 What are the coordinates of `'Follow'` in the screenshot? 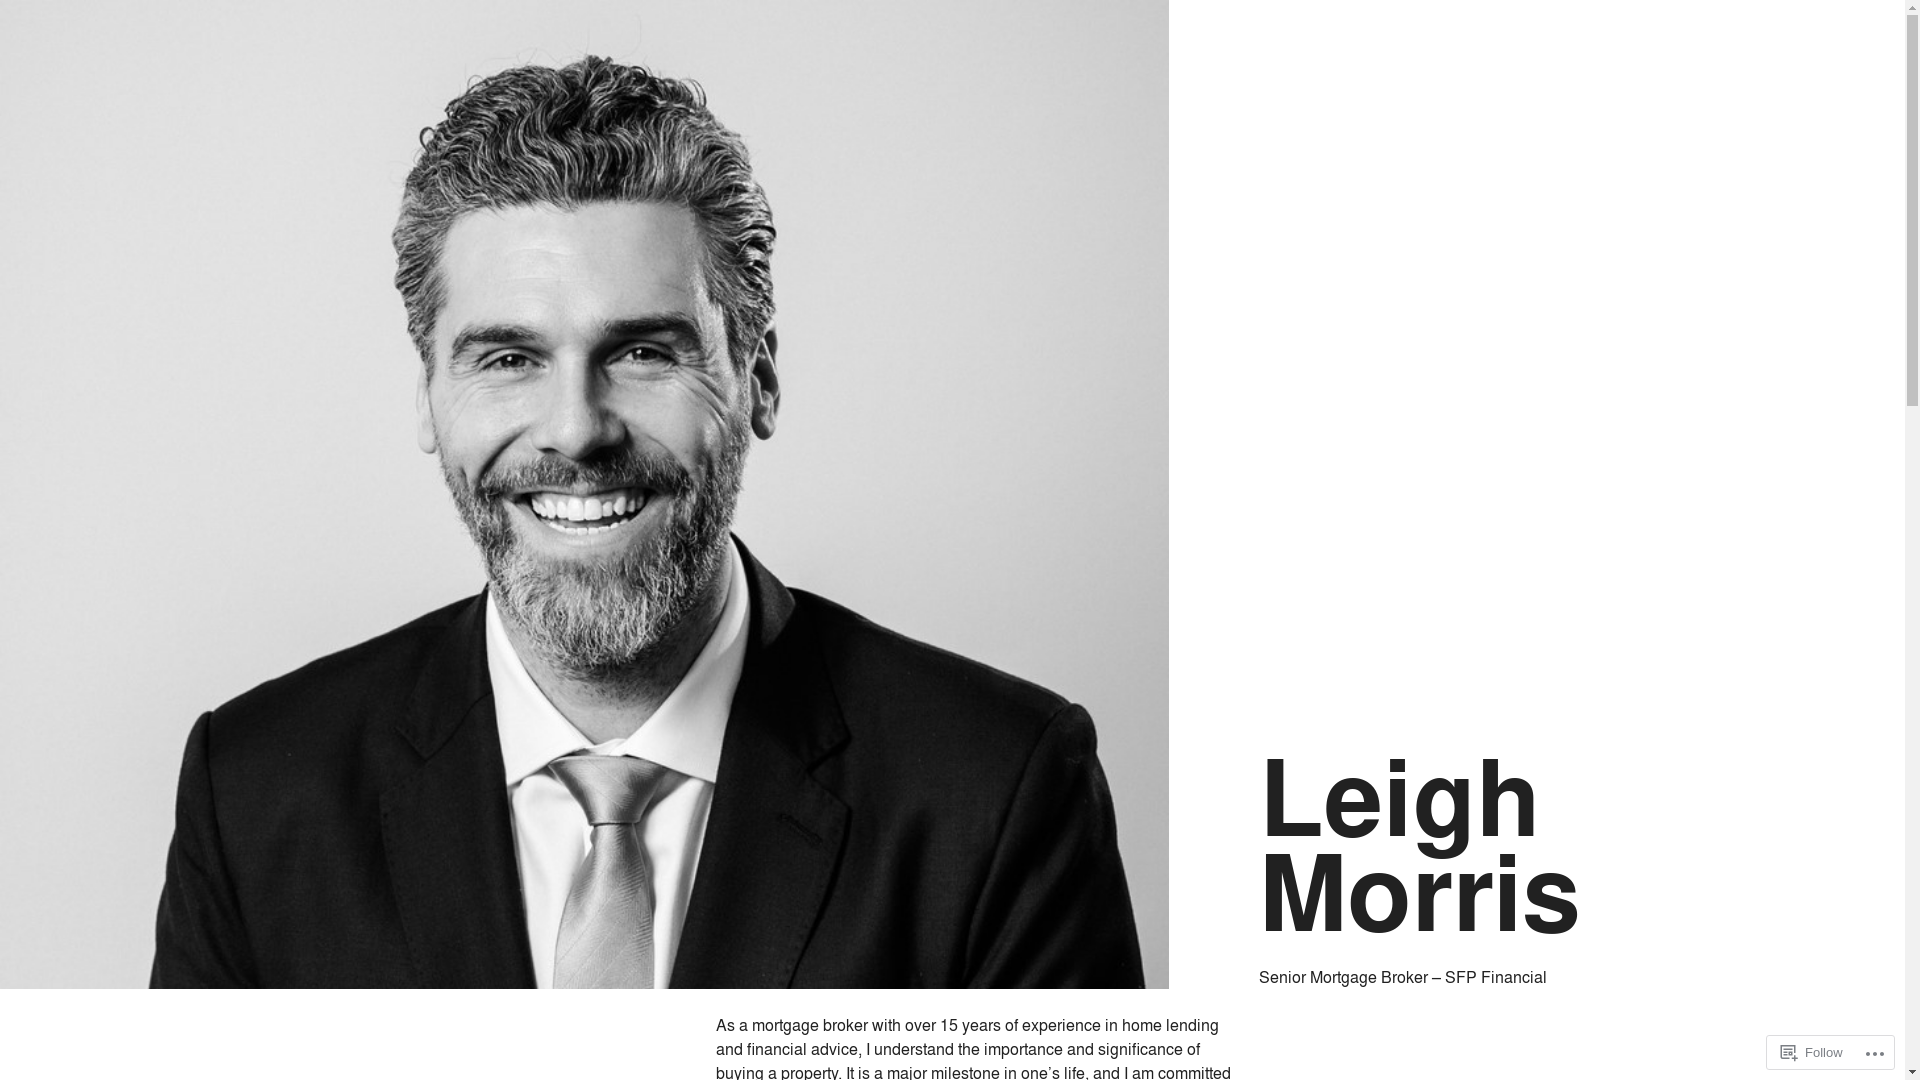 It's located at (1812, 1051).